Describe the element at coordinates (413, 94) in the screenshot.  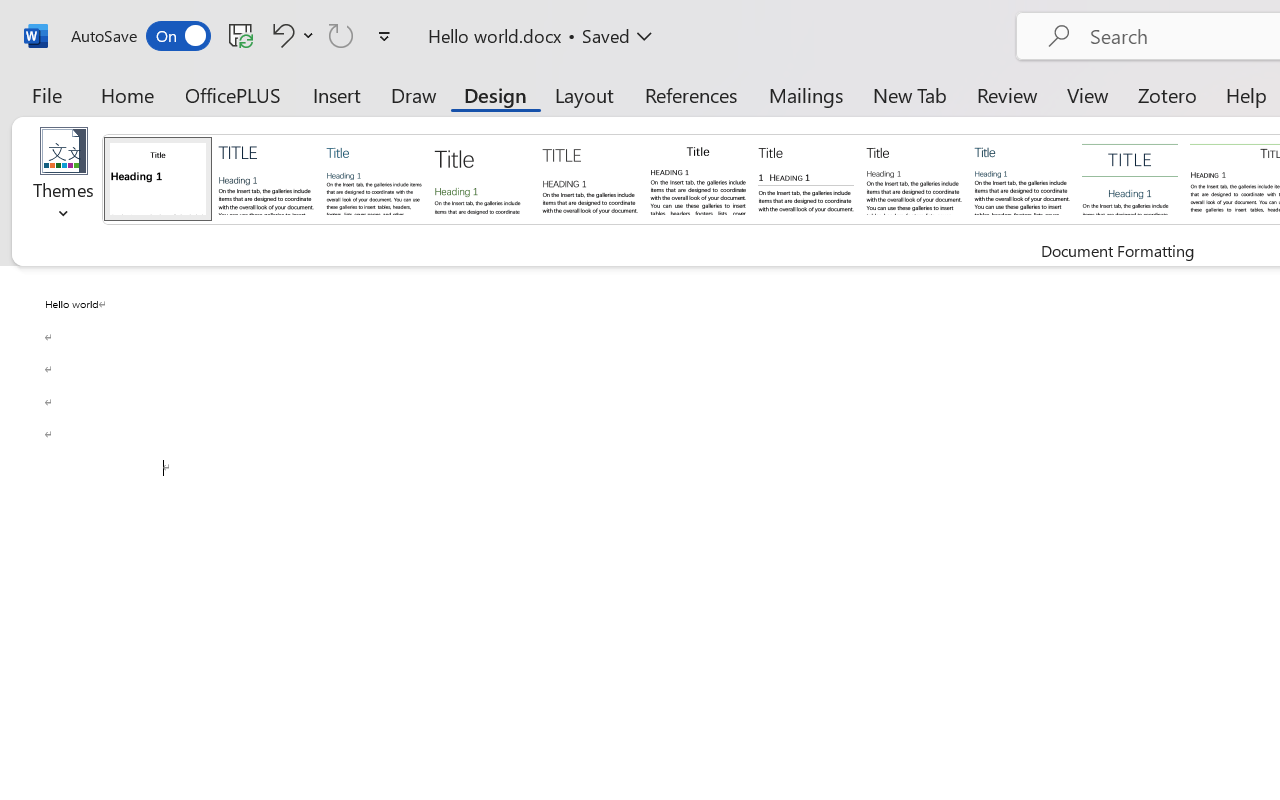
I see `'Draw'` at that location.